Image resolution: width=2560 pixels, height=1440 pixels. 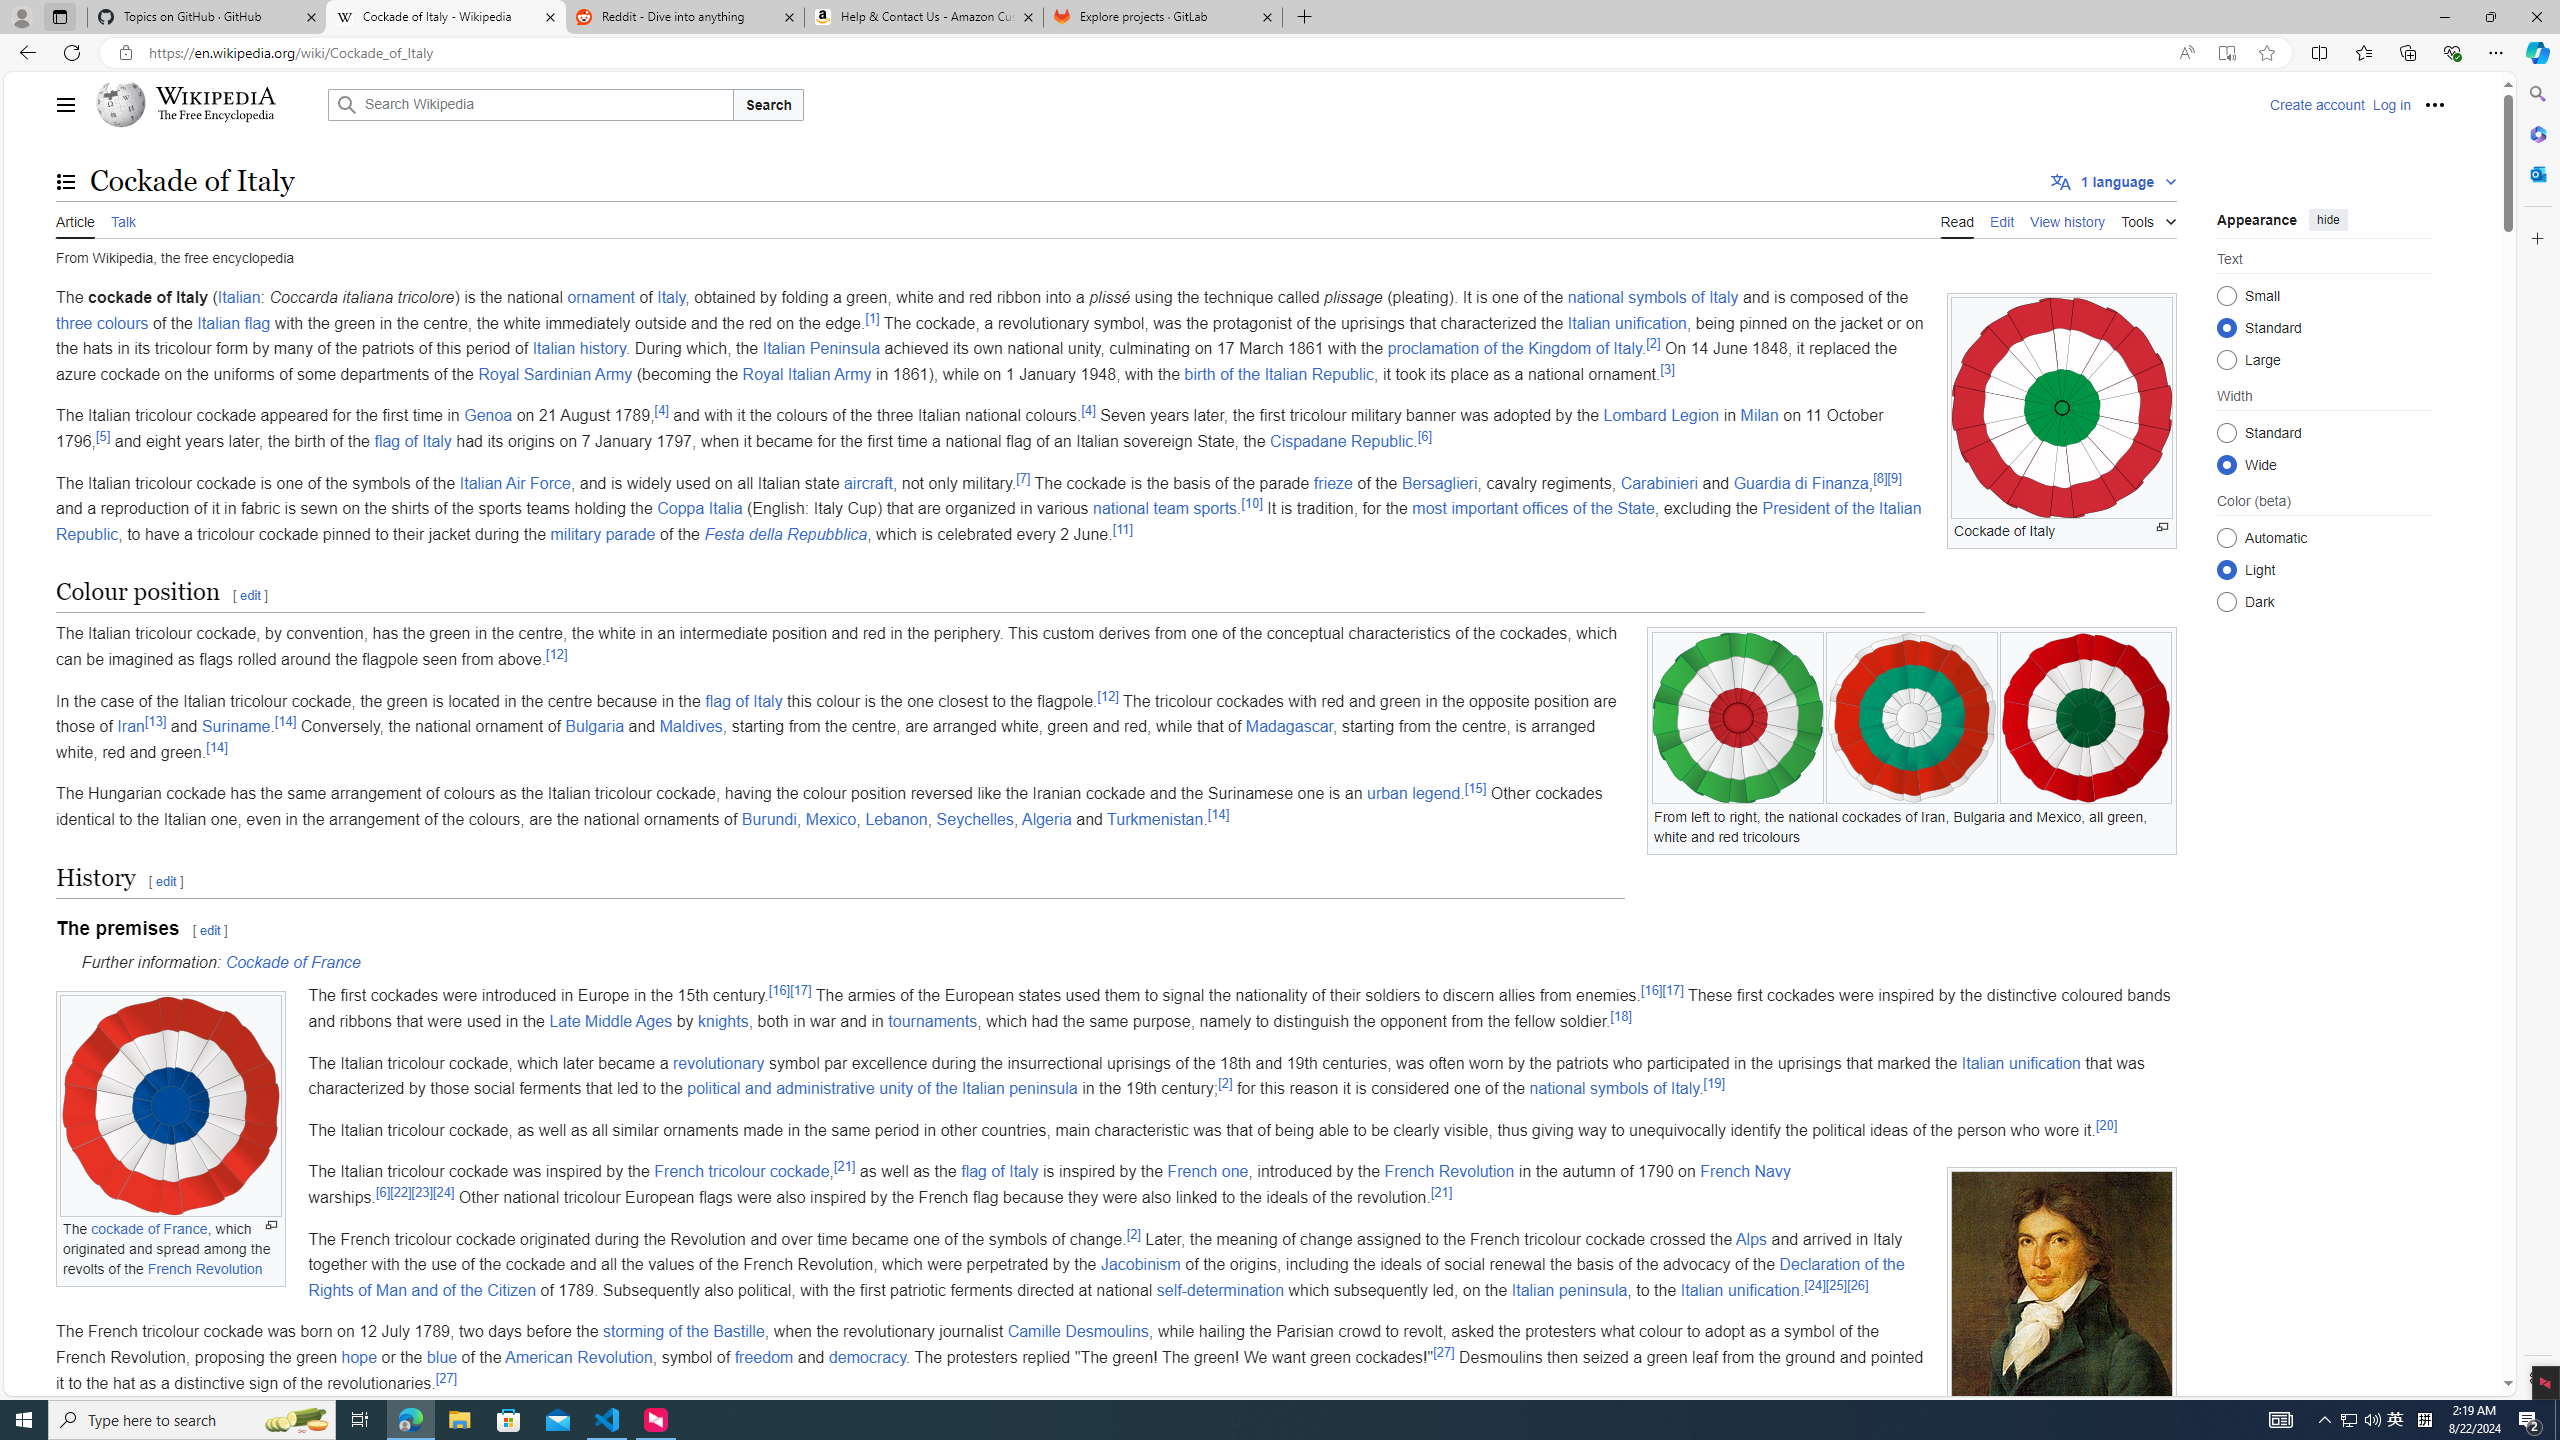 What do you see at coordinates (672, 298) in the screenshot?
I see `'Italy'` at bounding box center [672, 298].